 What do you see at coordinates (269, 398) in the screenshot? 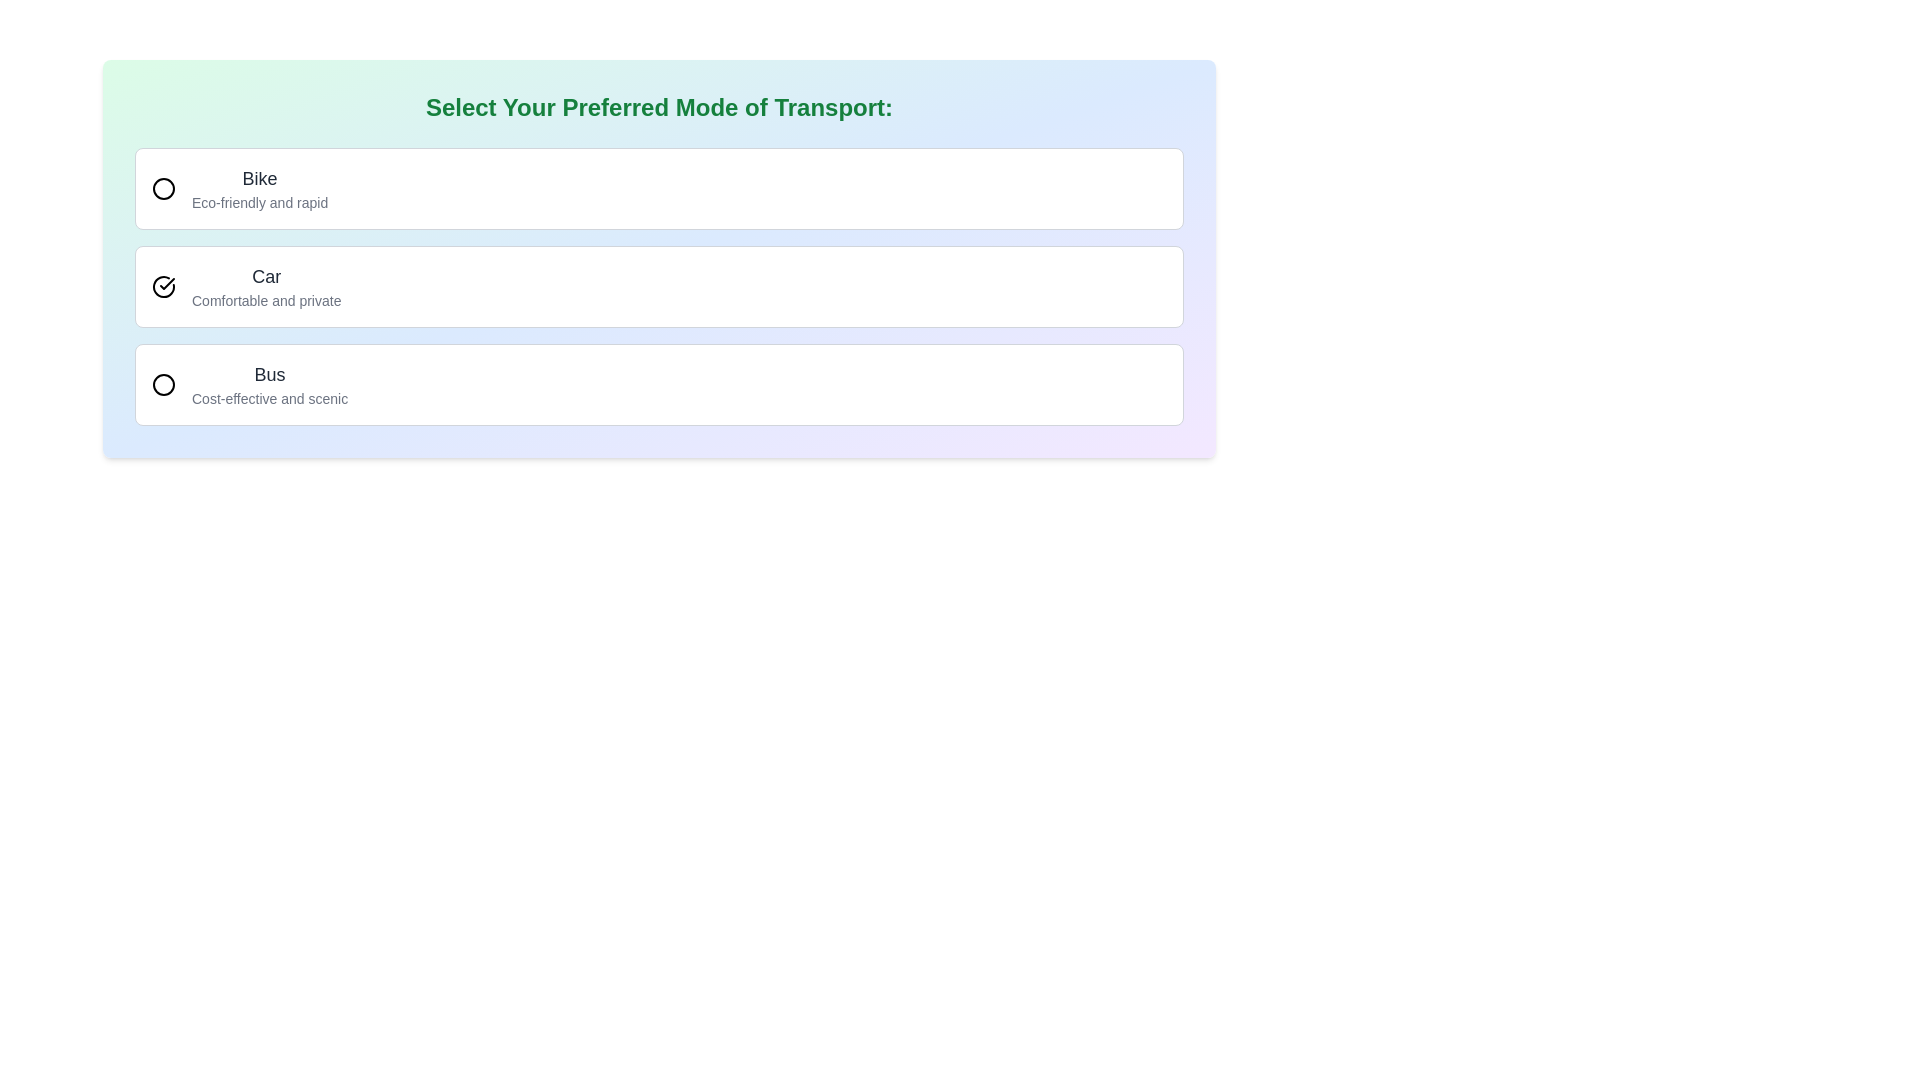
I see `the static text label providing a description for the 'Bus' option, which is located under the 'Bus' heading in the panel` at bounding box center [269, 398].